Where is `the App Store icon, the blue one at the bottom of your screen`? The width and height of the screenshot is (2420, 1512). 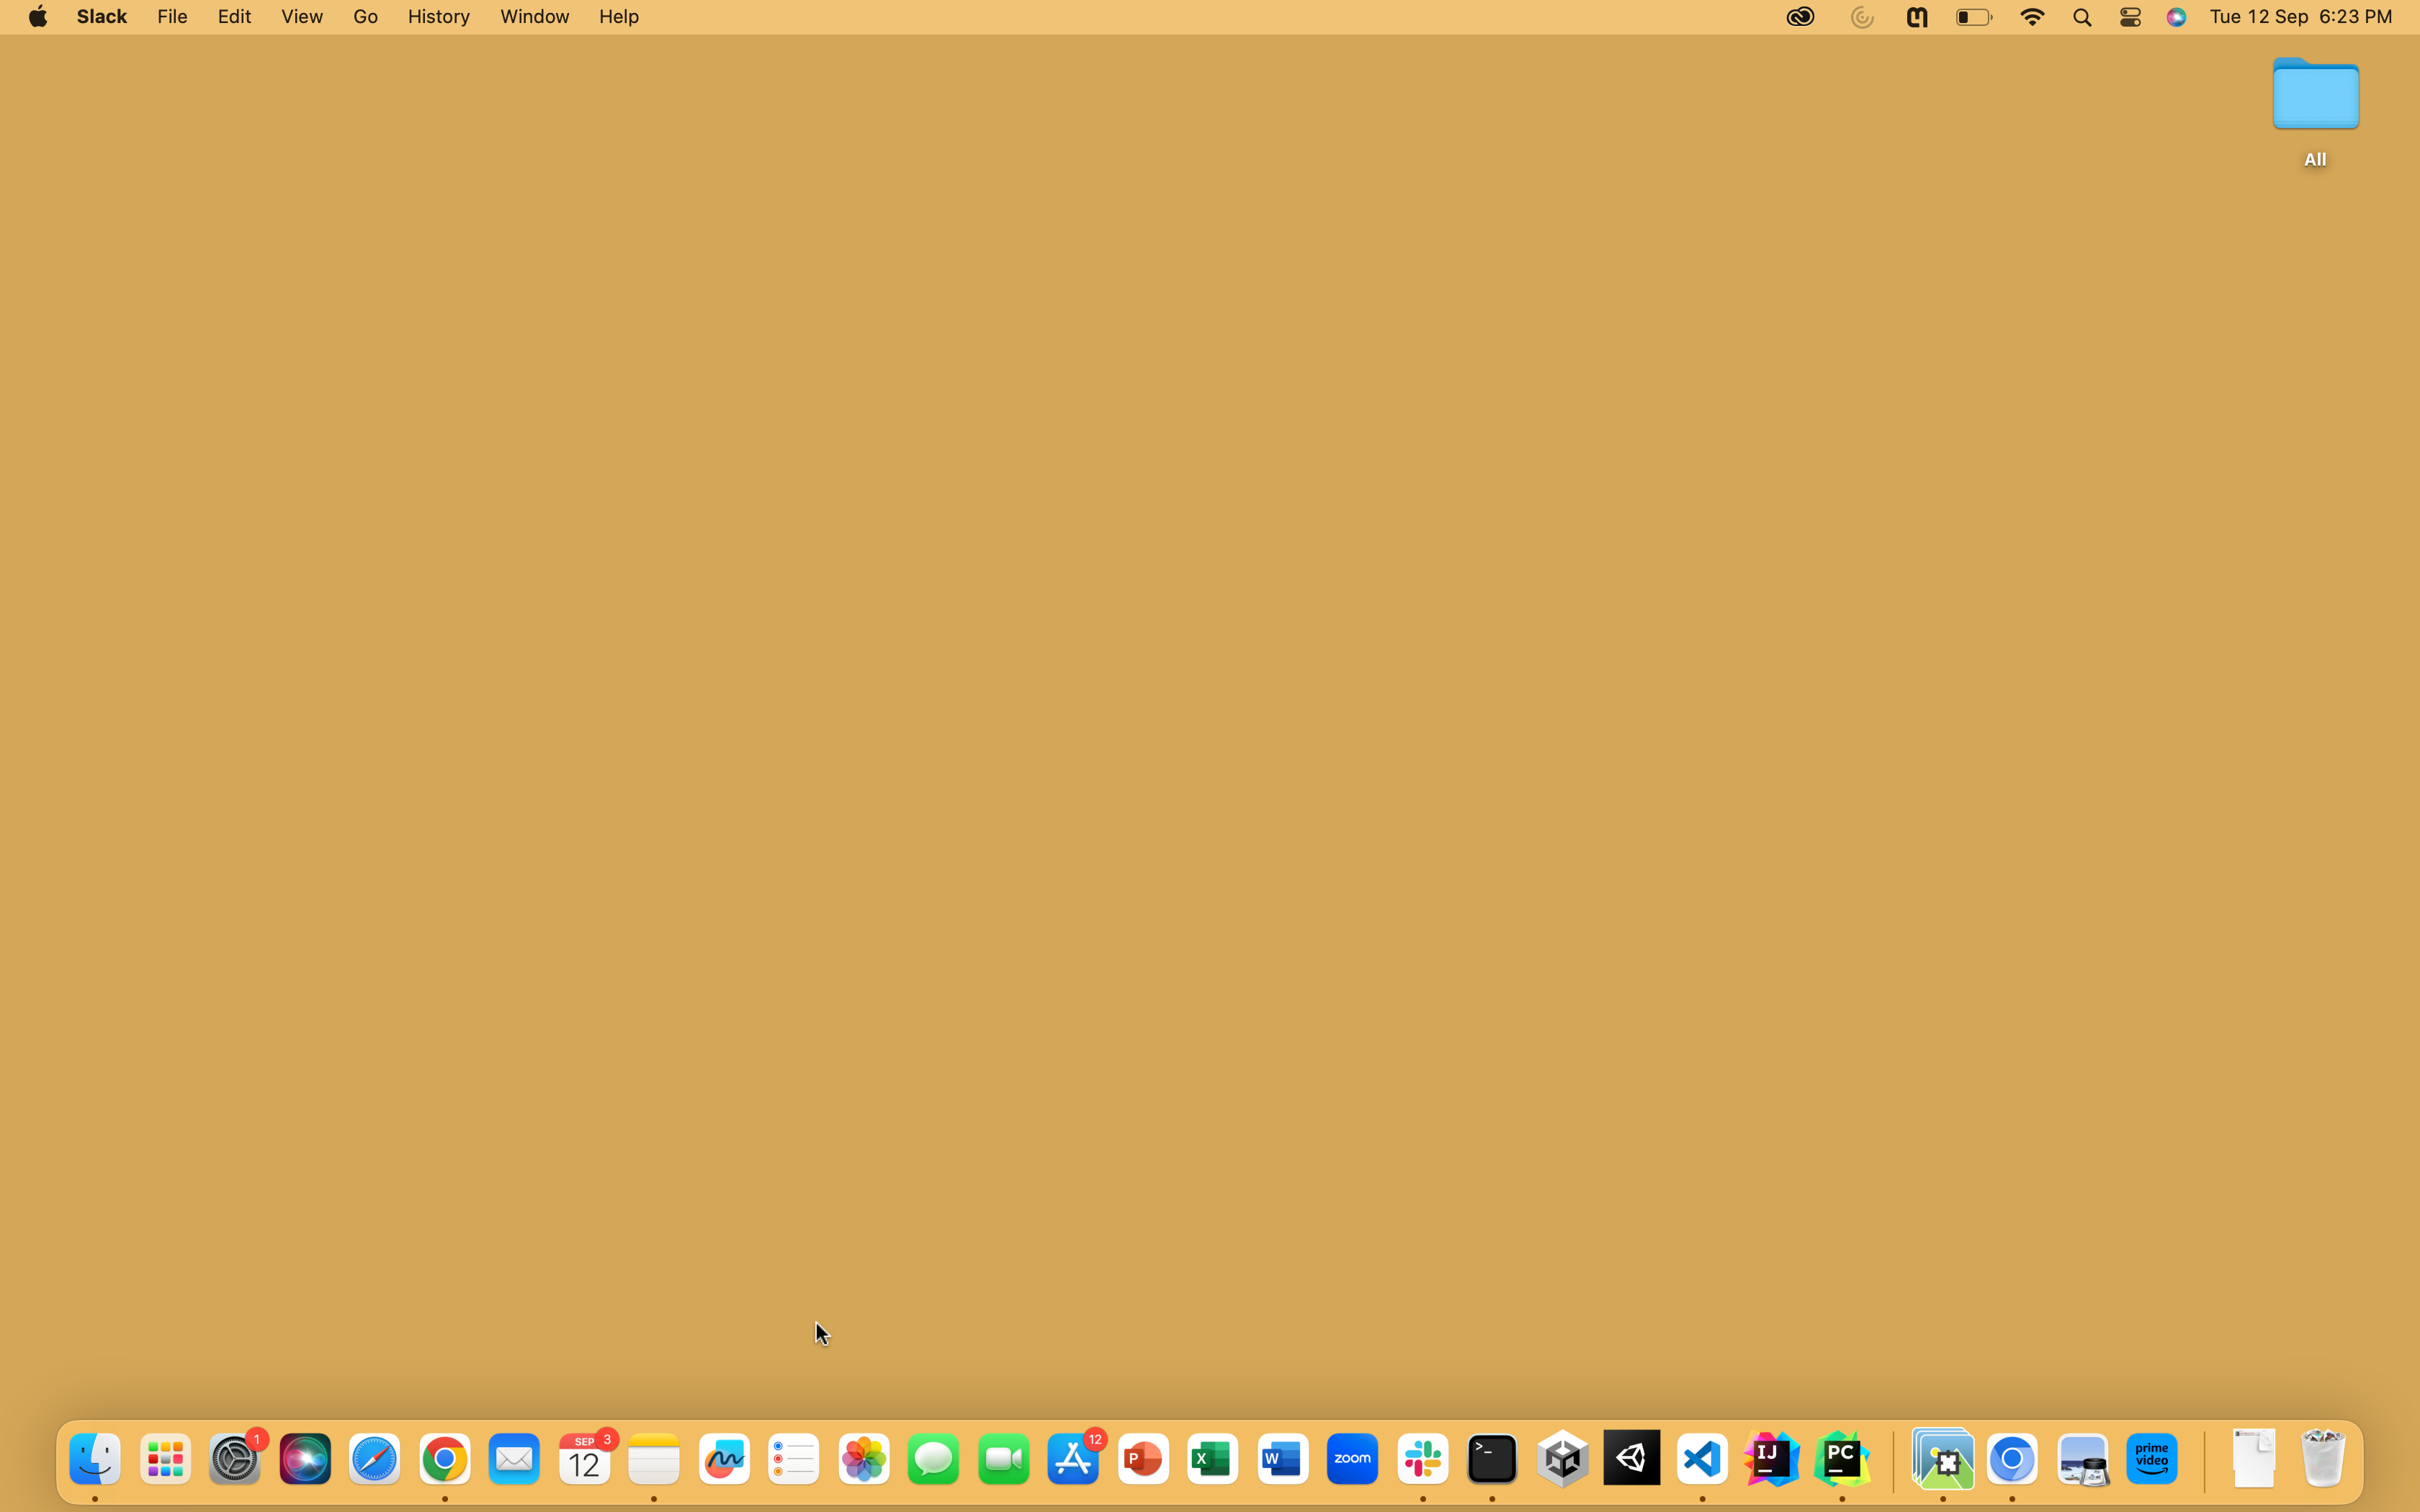 the App Store icon, the blue one at the bottom of your screen is located at coordinates (1073, 1459).